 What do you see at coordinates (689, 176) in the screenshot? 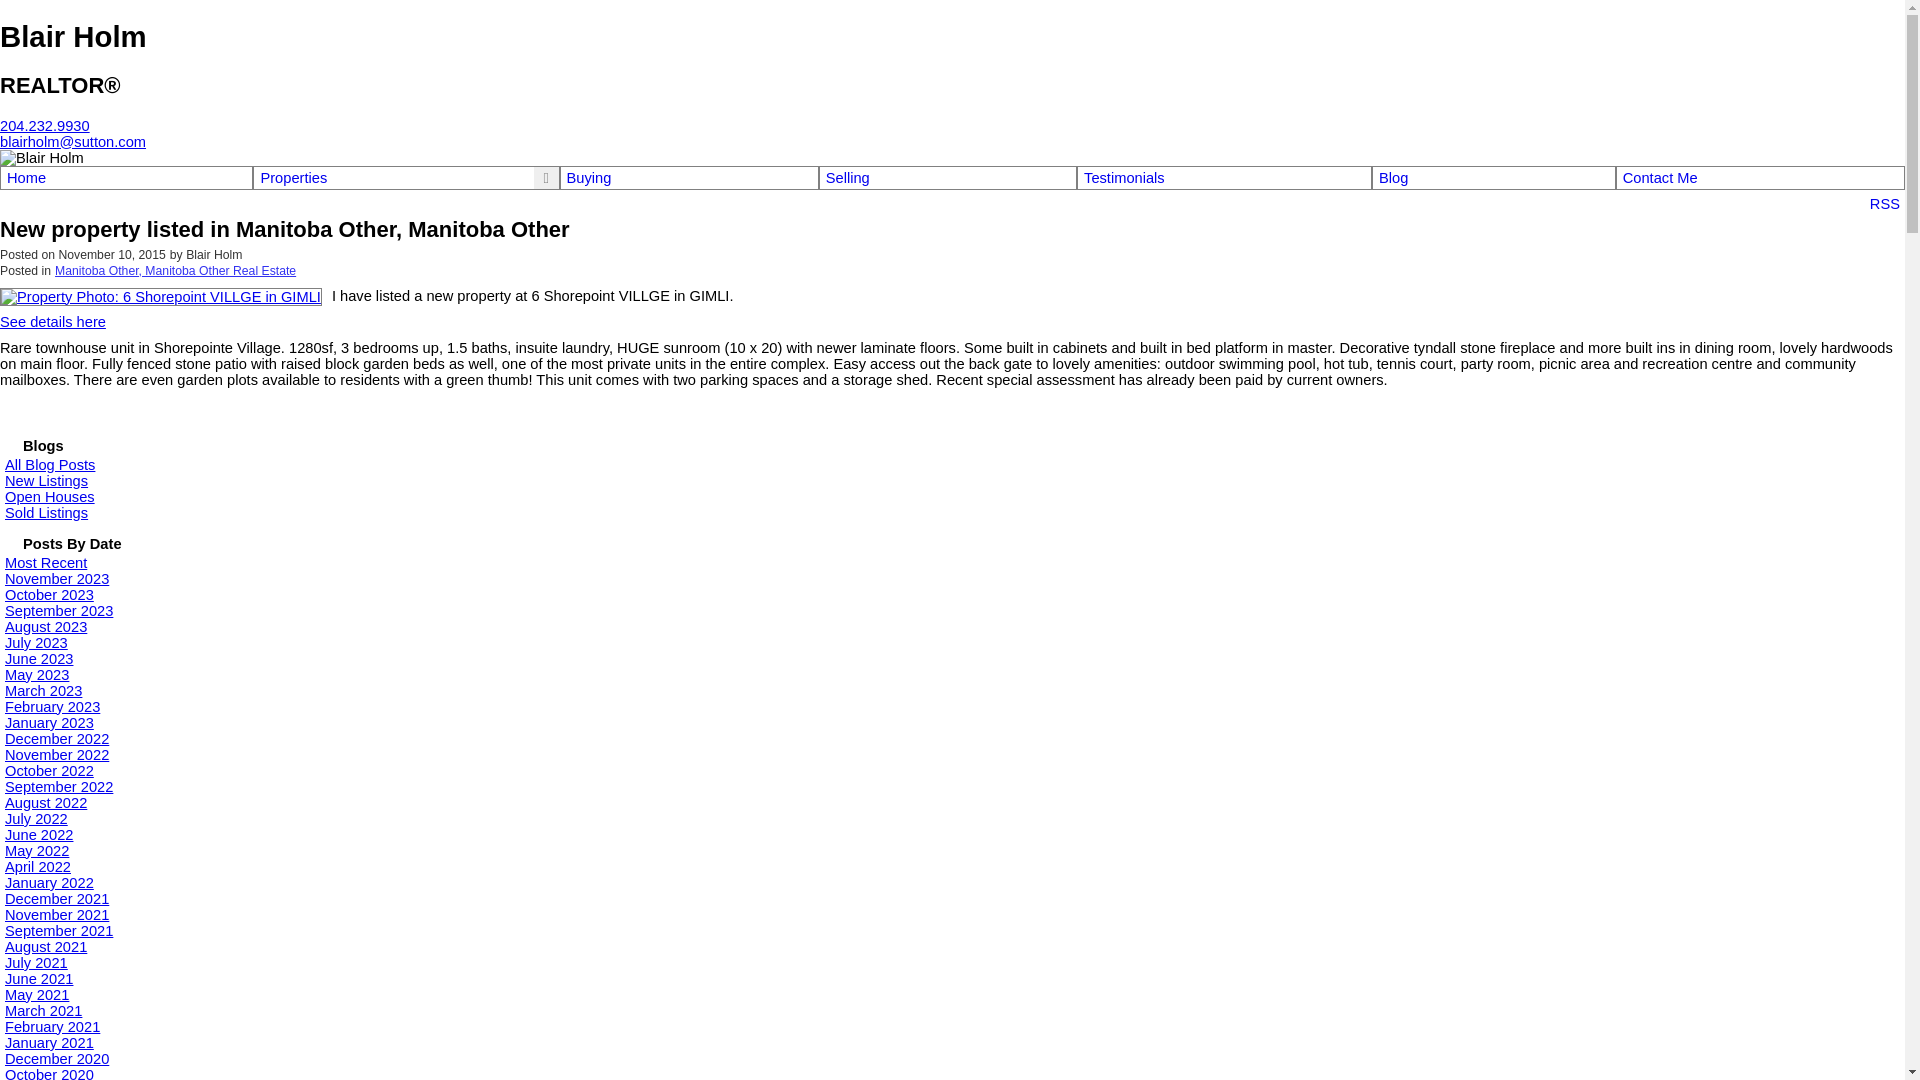
I see `'Buying'` at bounding box center [689, 176].